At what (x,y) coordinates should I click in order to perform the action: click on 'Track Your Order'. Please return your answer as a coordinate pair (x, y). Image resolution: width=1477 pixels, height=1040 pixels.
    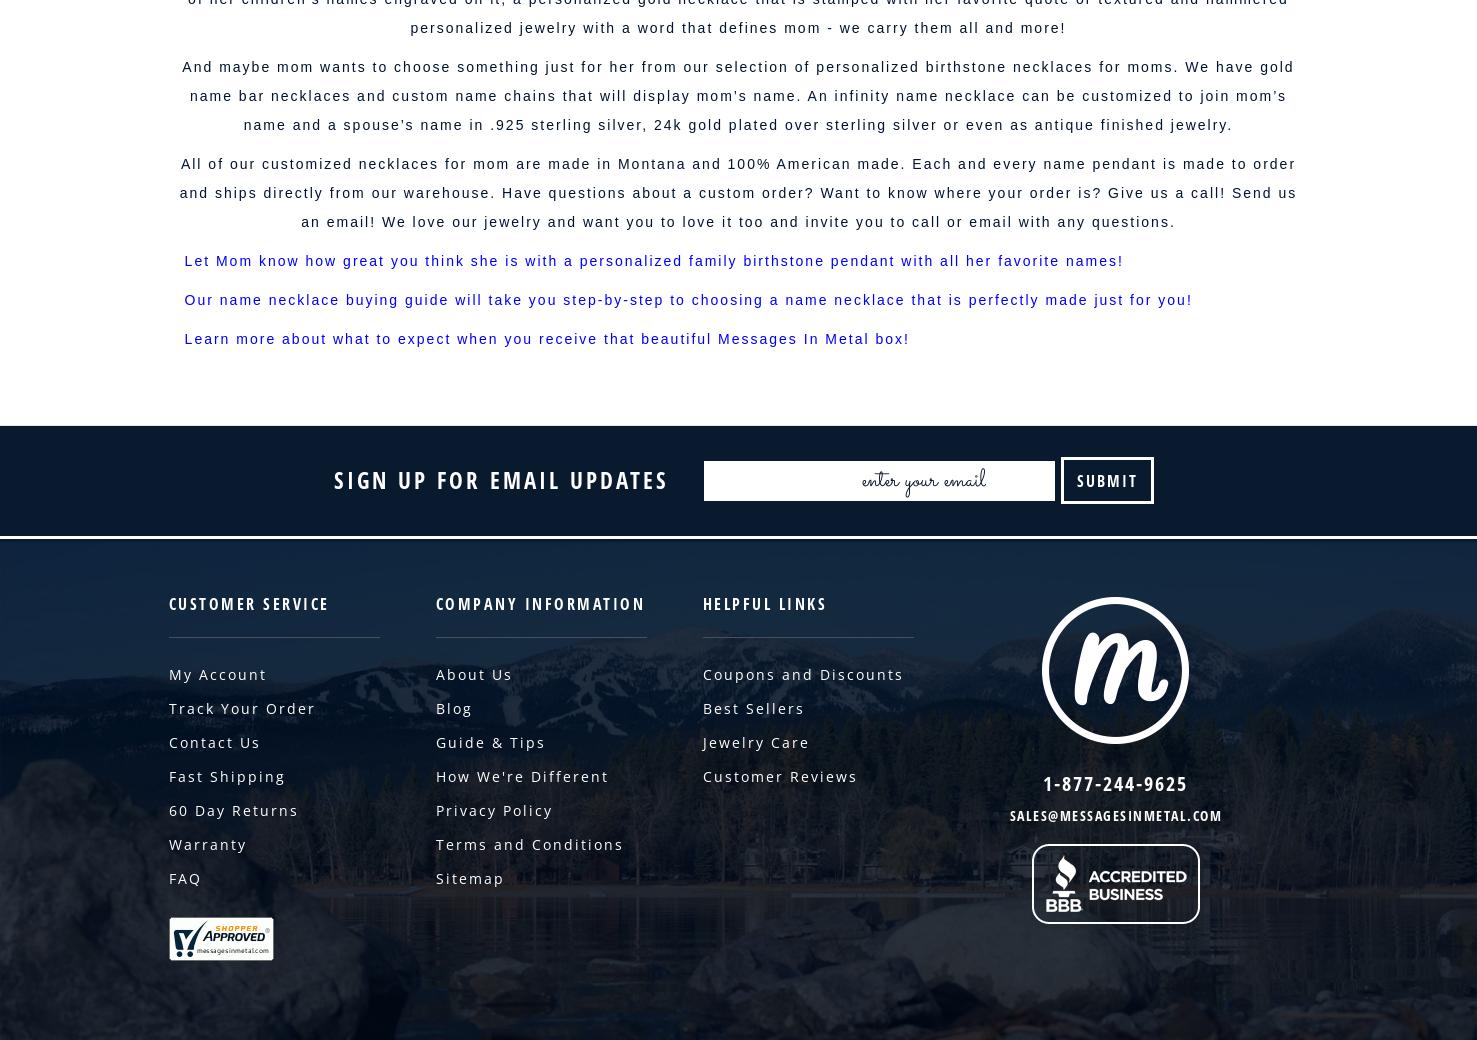
    Looking at the image, I should click on (241, 708).